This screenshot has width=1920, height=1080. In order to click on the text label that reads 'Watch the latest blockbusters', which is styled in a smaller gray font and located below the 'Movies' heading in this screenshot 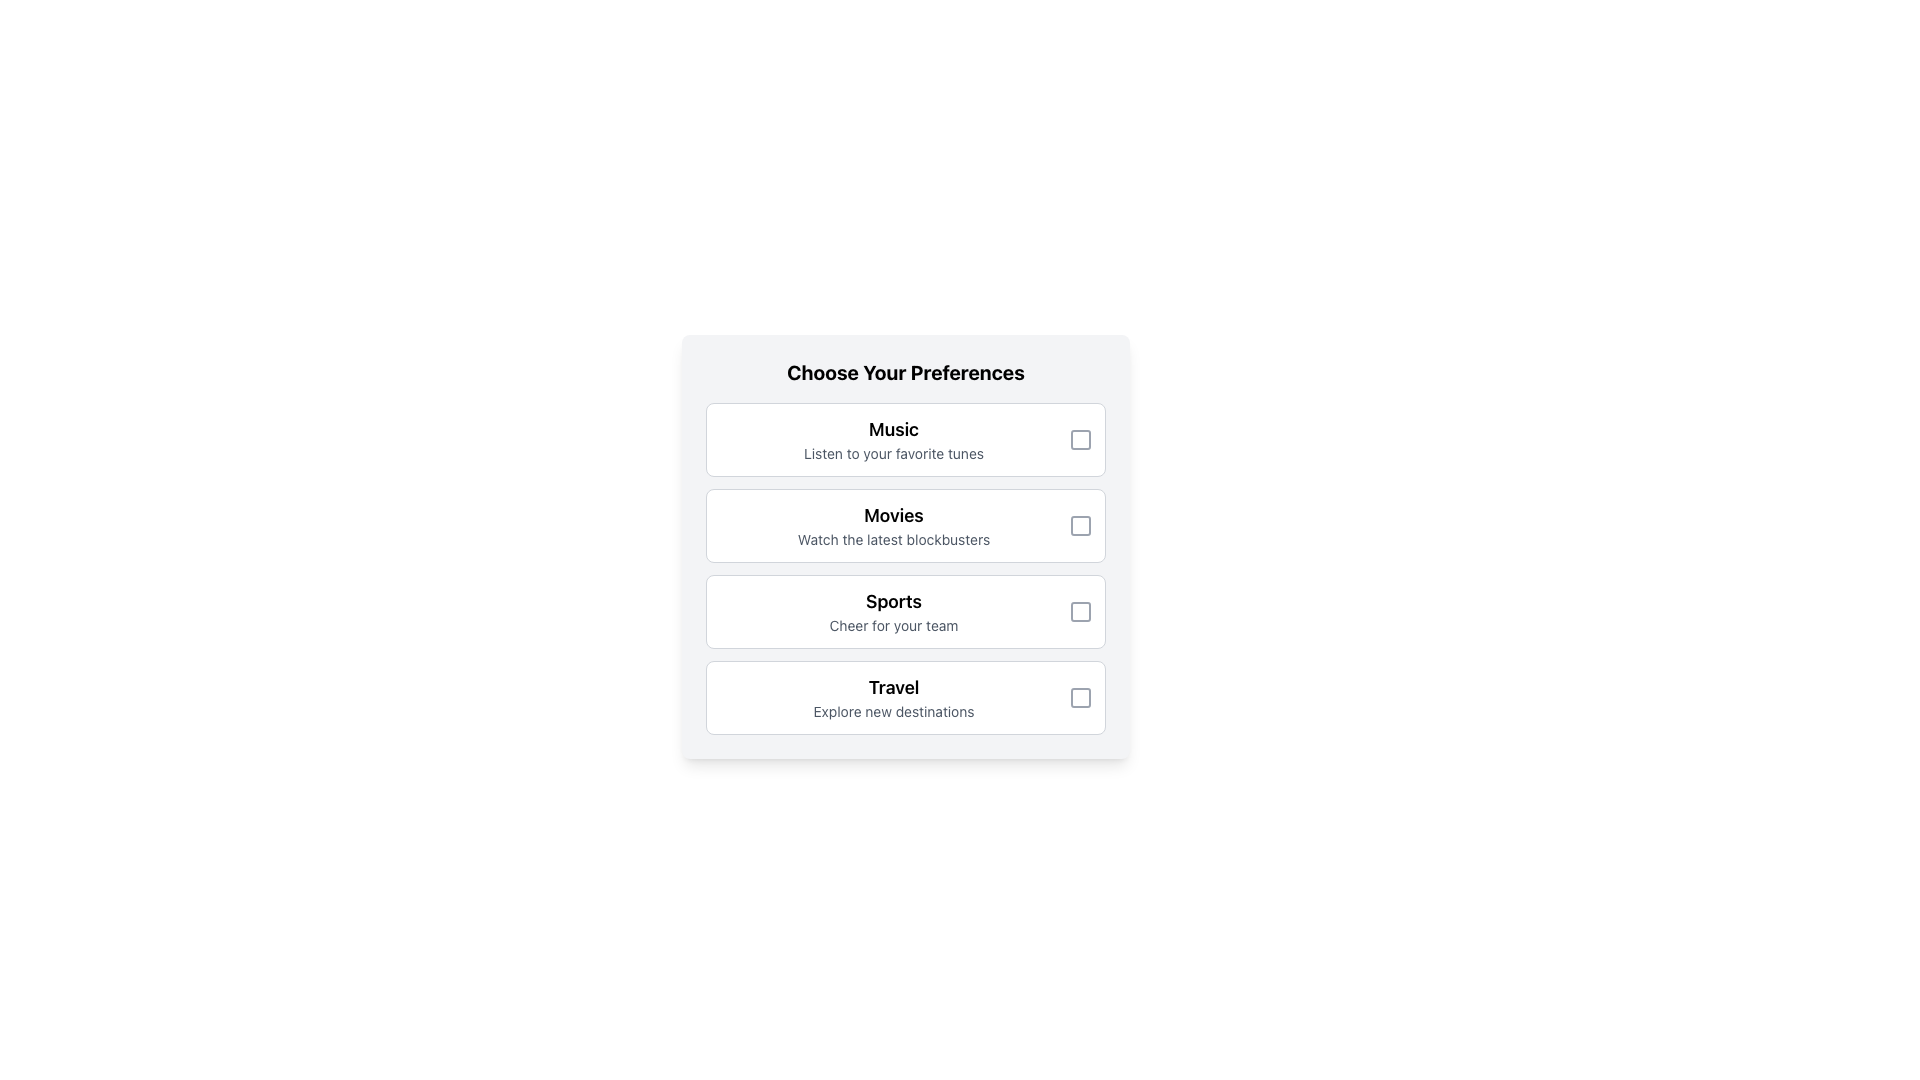, I will do `click(892, 540)`.